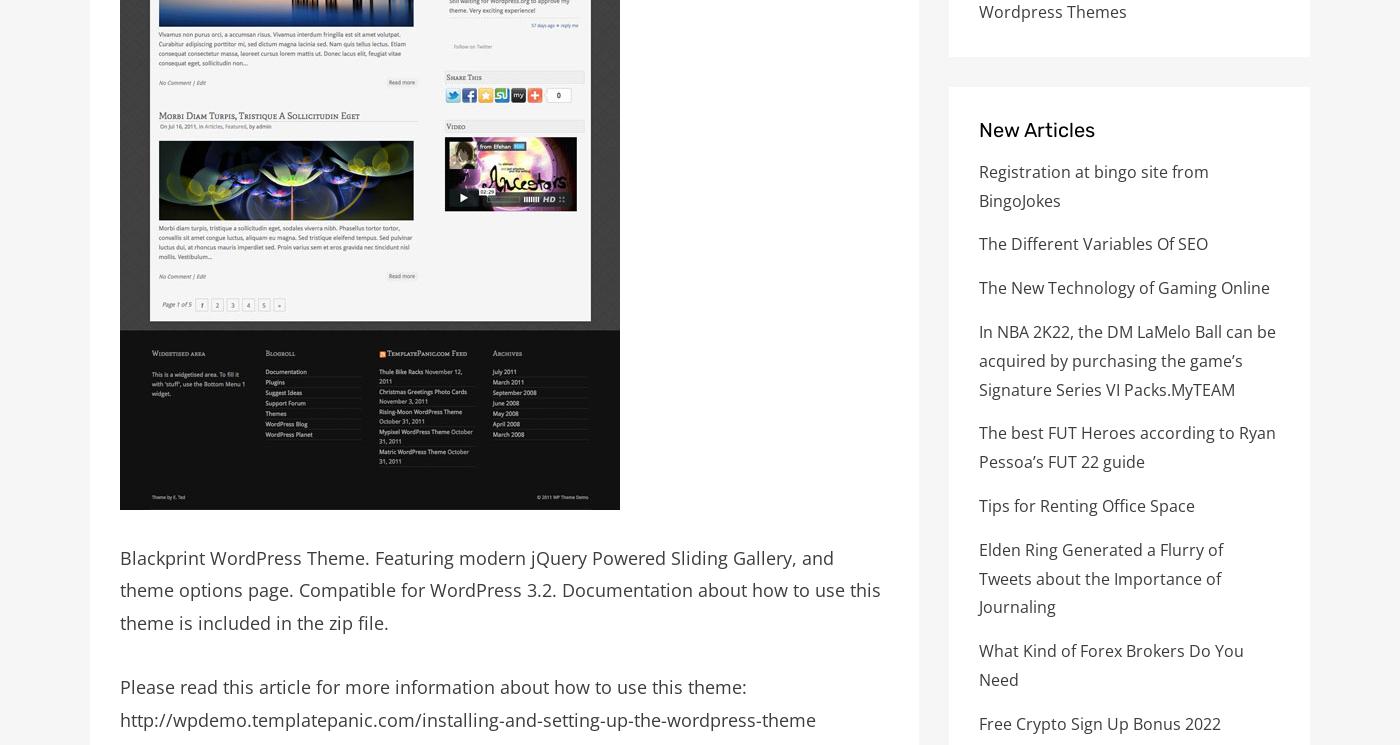 The height and width of the screenshot is (745, 1400). What do you see at coordinates (1036, 128) in the screenshot?
I see `'New Articles'` at bounding box center [1036, 128].